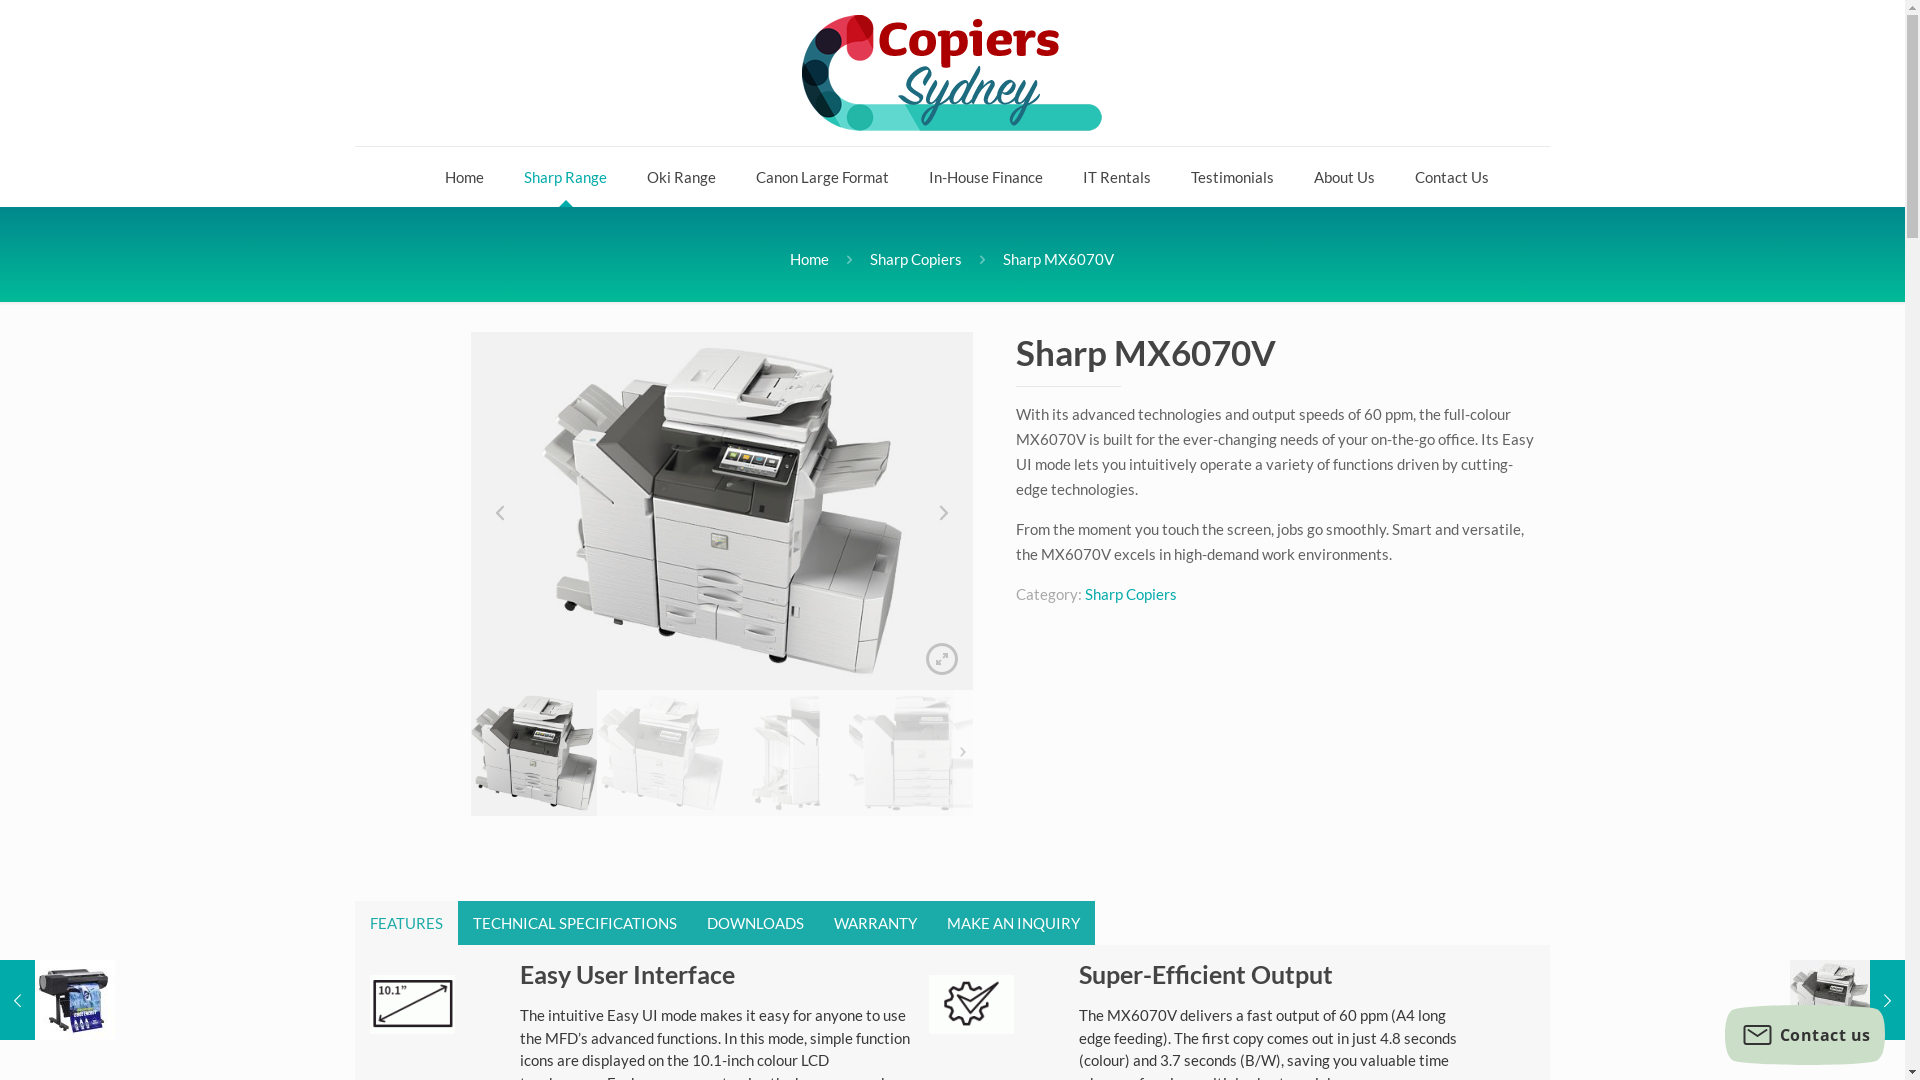 The width and height of the screenshot is (1920, 1080). I want to click on 'About Us', so click(1344, 176).